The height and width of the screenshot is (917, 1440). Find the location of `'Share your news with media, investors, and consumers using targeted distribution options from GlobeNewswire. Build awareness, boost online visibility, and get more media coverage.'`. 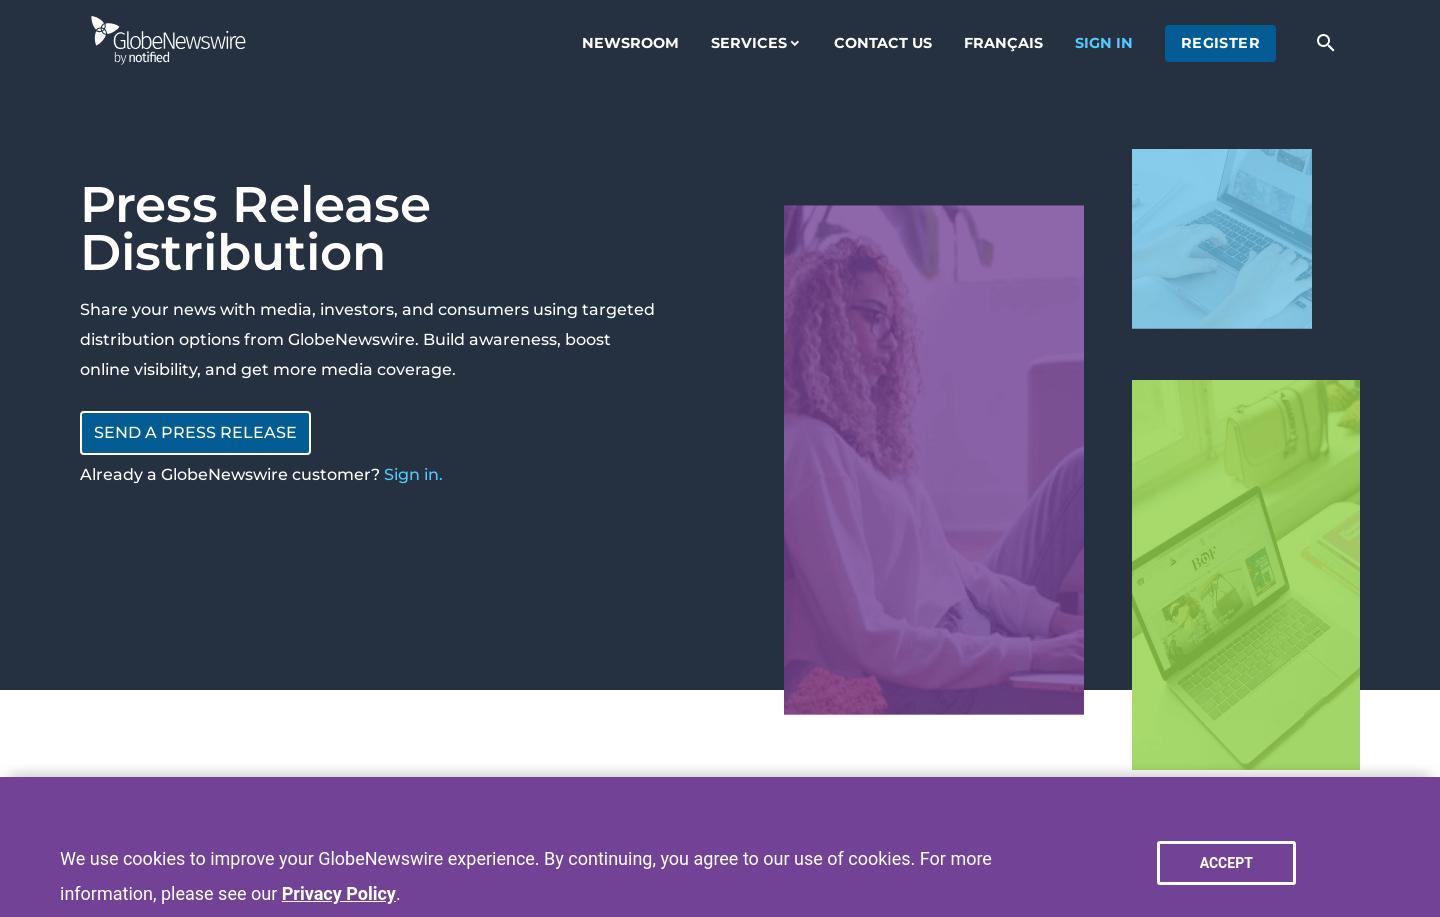

'Share your news with media, investors, and consumers using targeted distribution options from GlobeNewswire. Build awareness, boost online visibility, and get more media coverage.' is located at coordinates (366, 338).